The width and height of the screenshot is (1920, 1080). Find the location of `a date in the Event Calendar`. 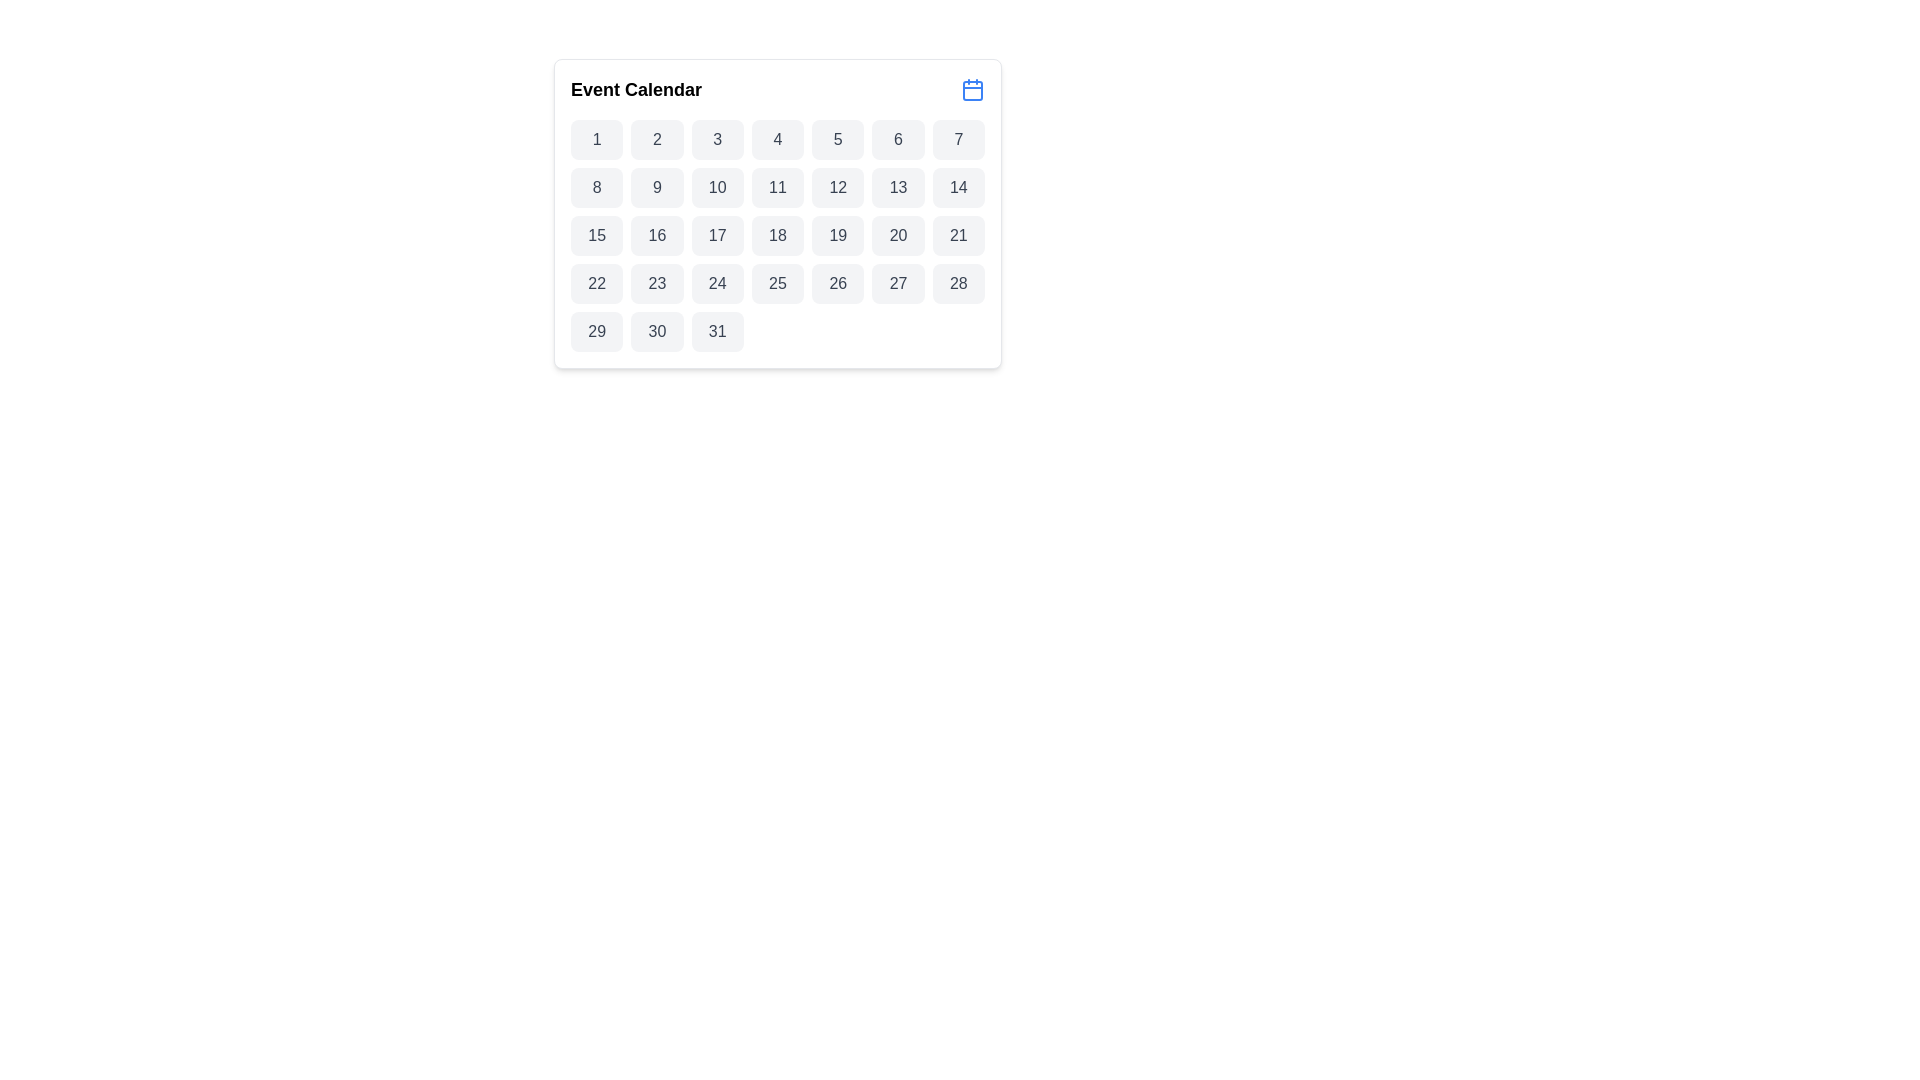

a date in the Event Calendar is located at coordinates (776, 213).